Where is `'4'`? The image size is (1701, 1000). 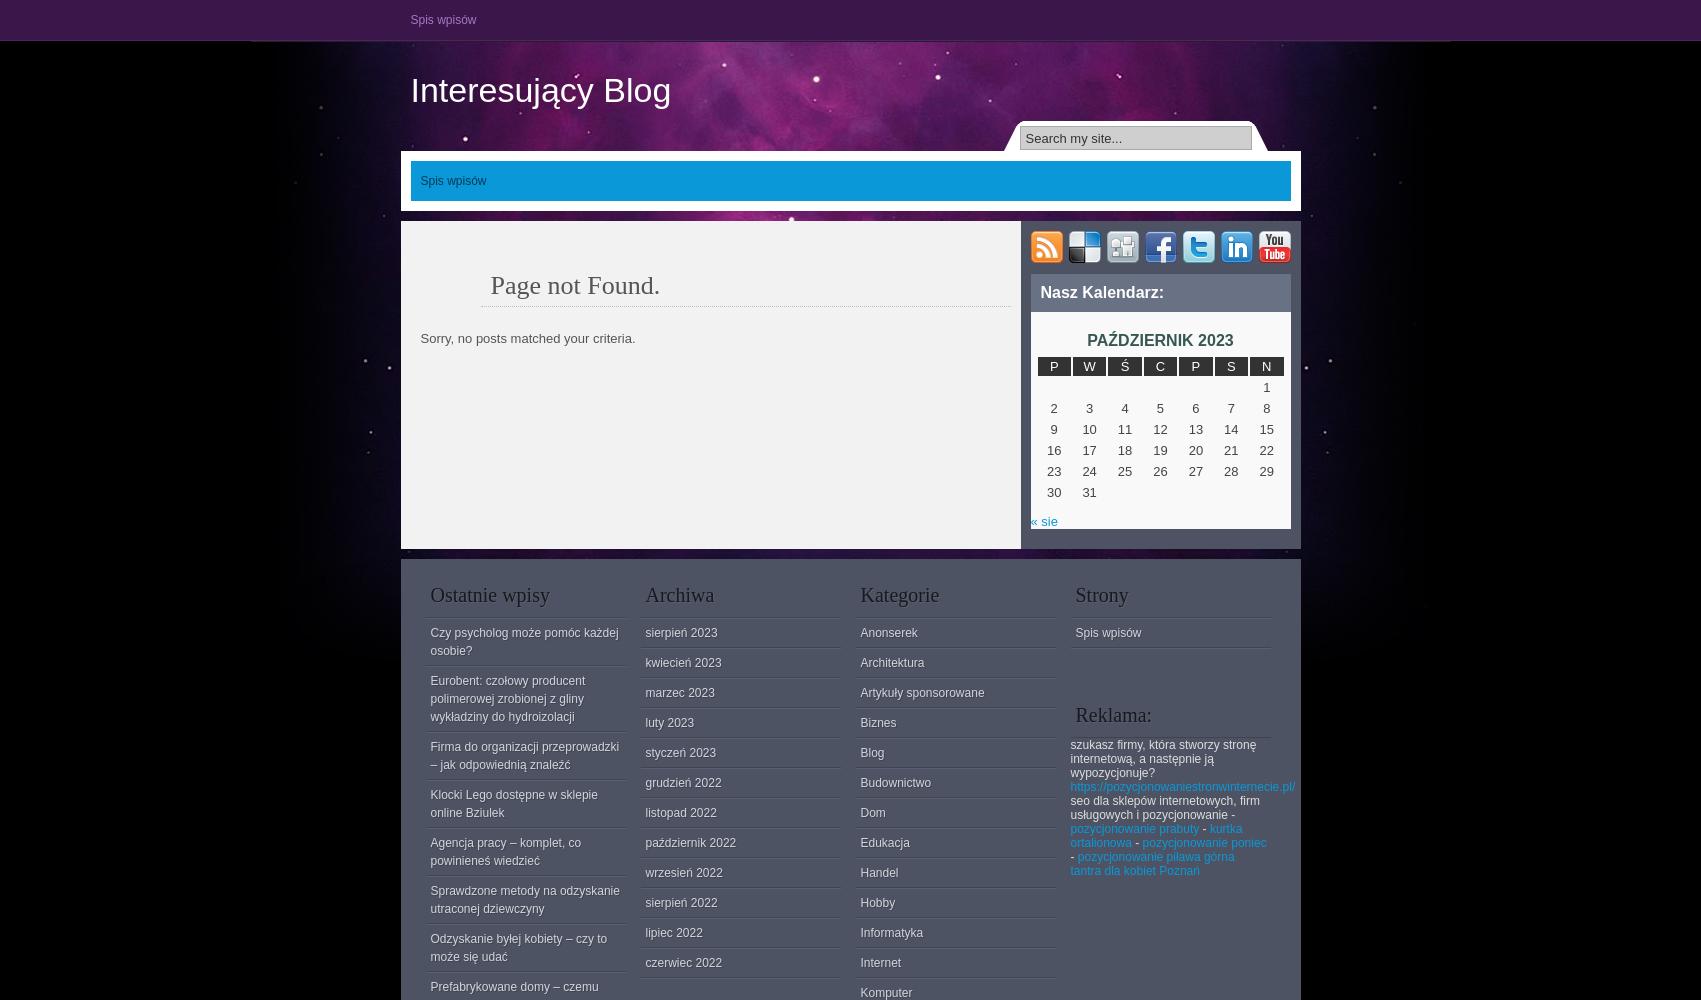 '4' is located at coordinates (1123, 408).